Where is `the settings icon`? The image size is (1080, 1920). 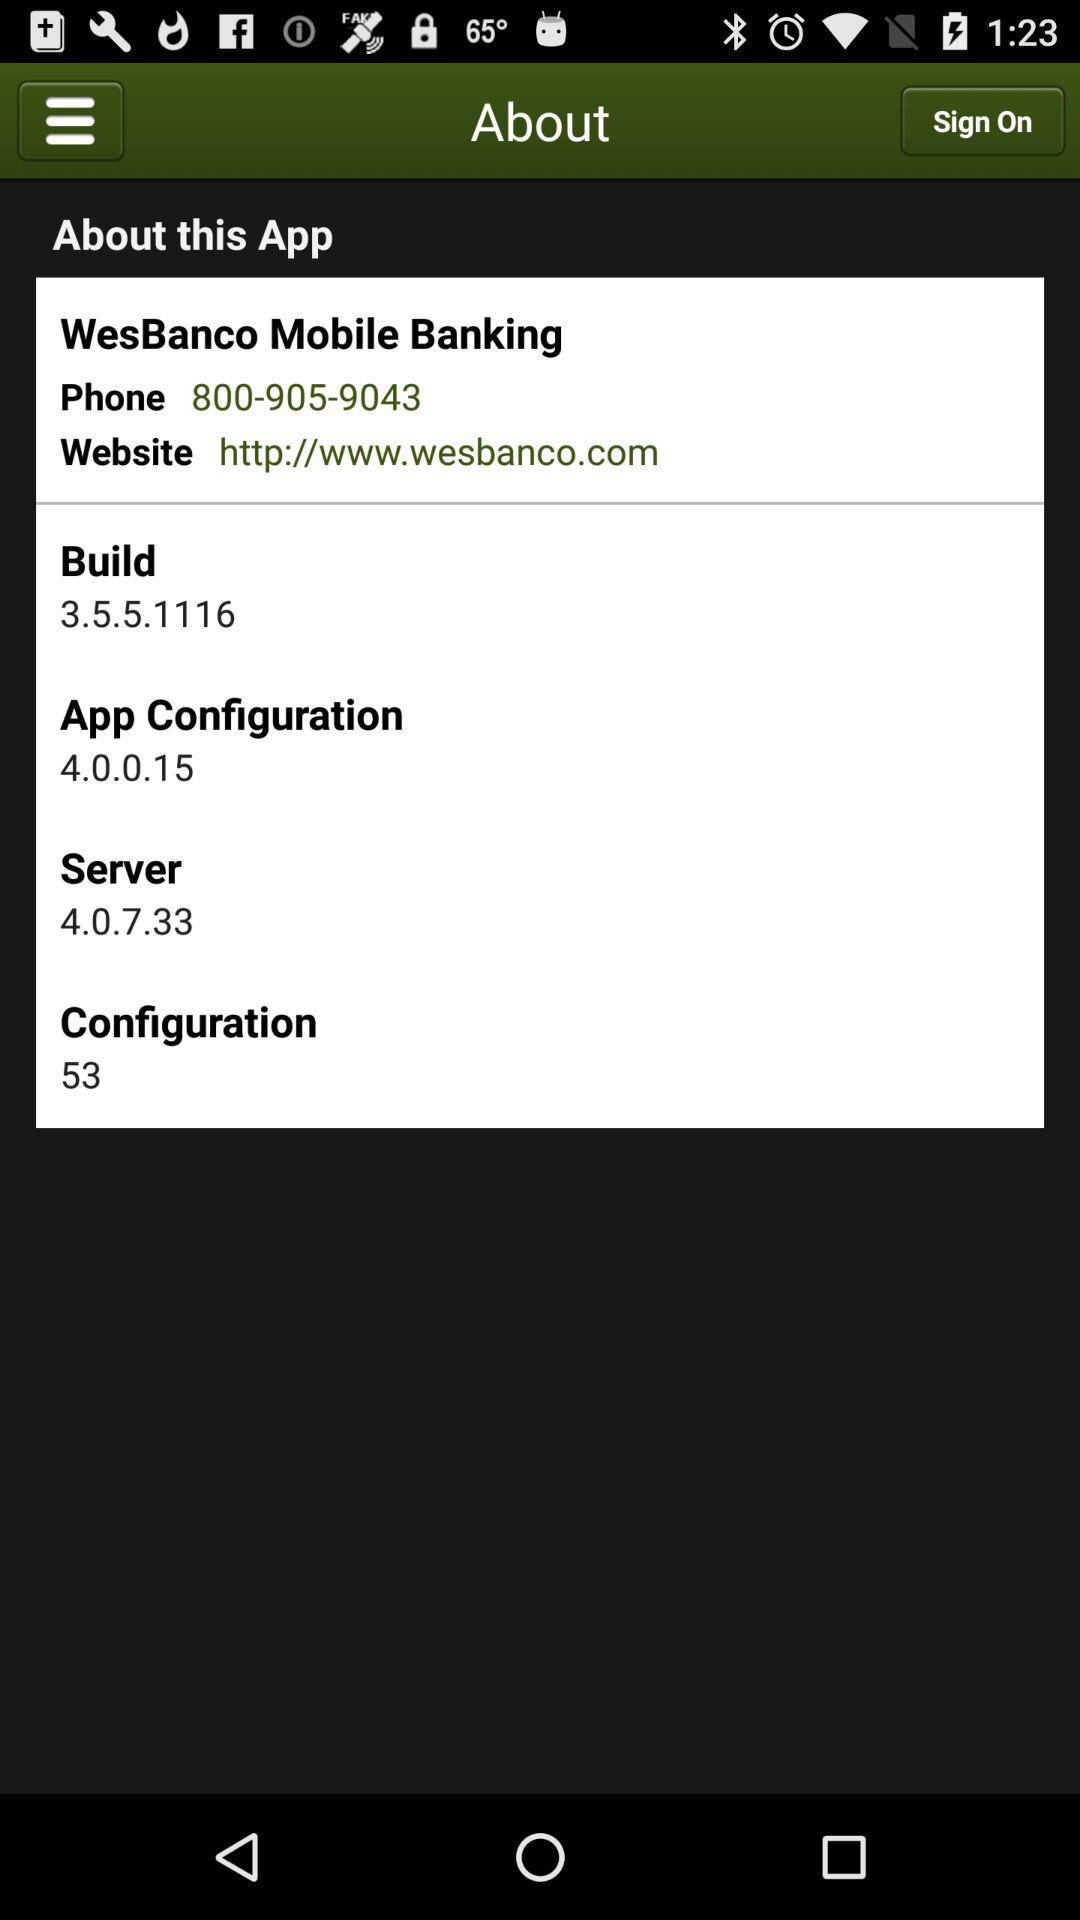
the settings icon is located at coordinates (268, 127).